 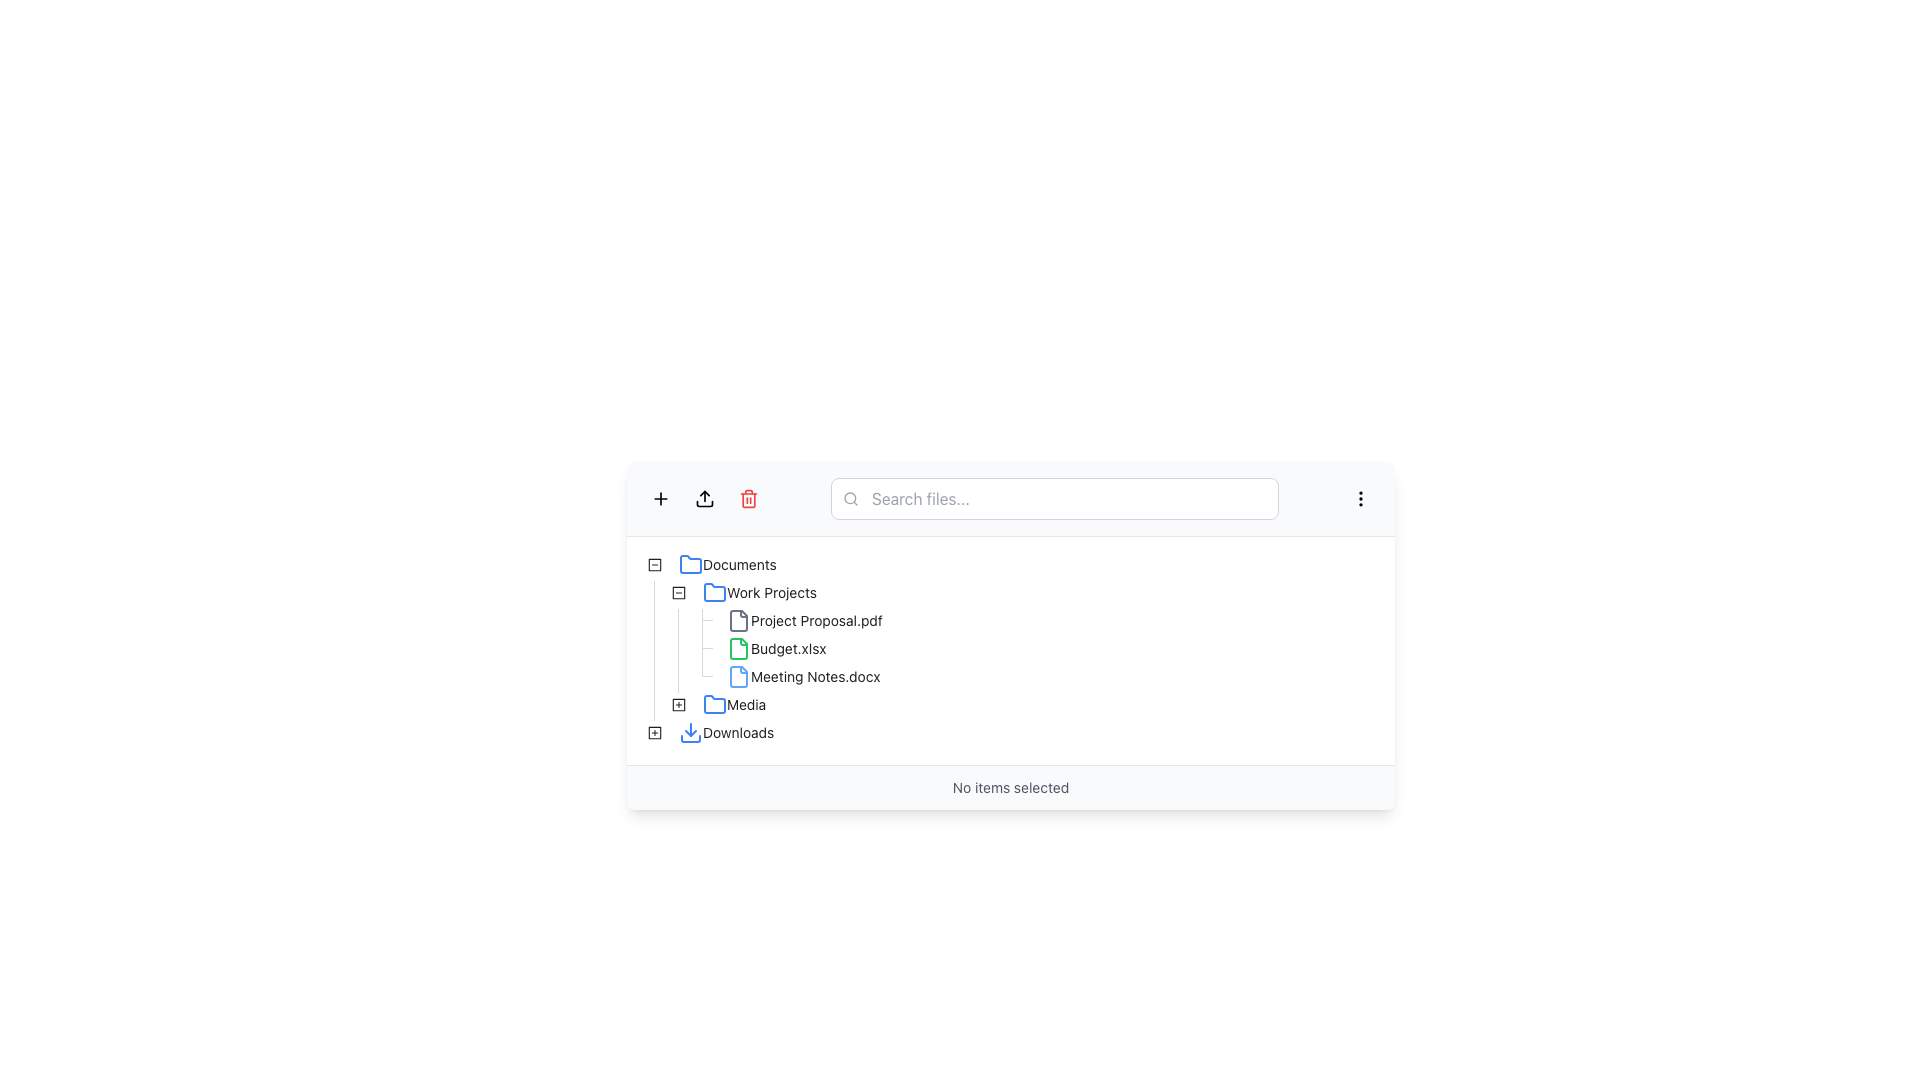 What do you see at coordinates (678, 592) in the screenshot?
I see `the square-shaped Expansion toggle button with a minus sign in the center` at bounding box center [678, 592].